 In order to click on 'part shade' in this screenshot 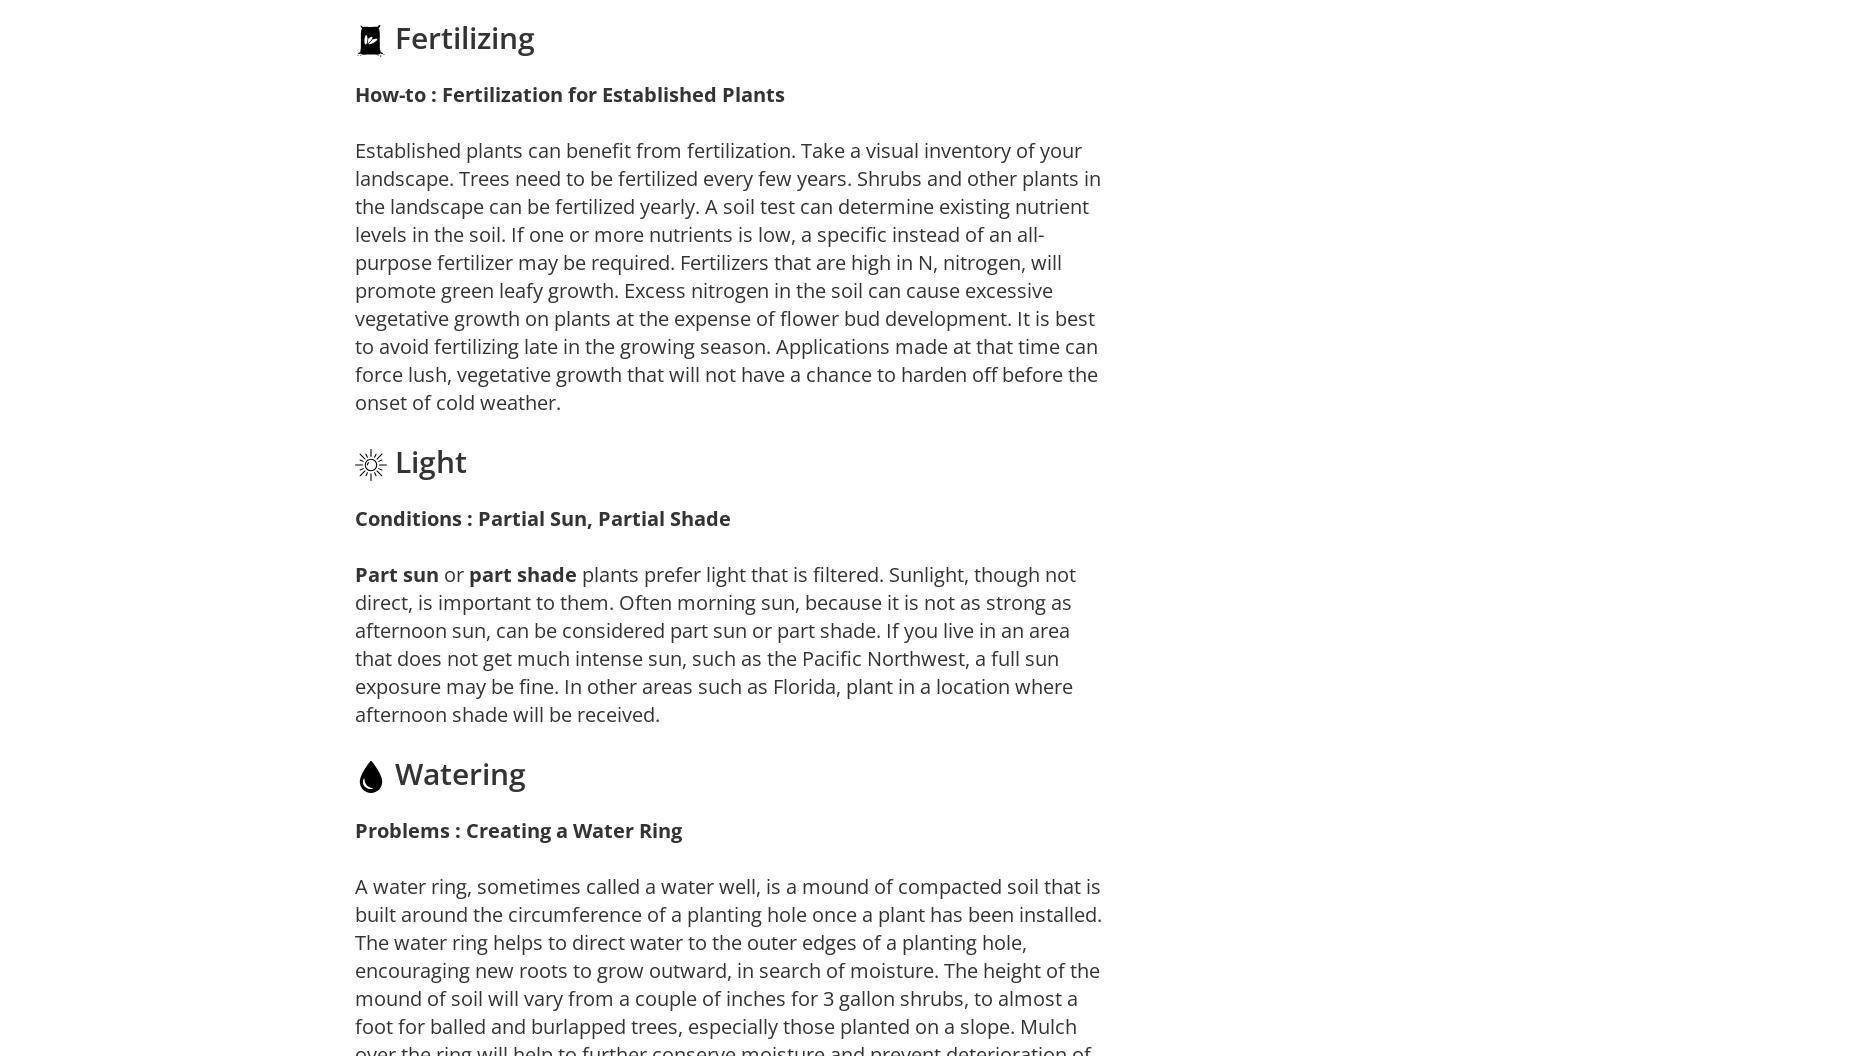, I will do `click(520, 573)`.